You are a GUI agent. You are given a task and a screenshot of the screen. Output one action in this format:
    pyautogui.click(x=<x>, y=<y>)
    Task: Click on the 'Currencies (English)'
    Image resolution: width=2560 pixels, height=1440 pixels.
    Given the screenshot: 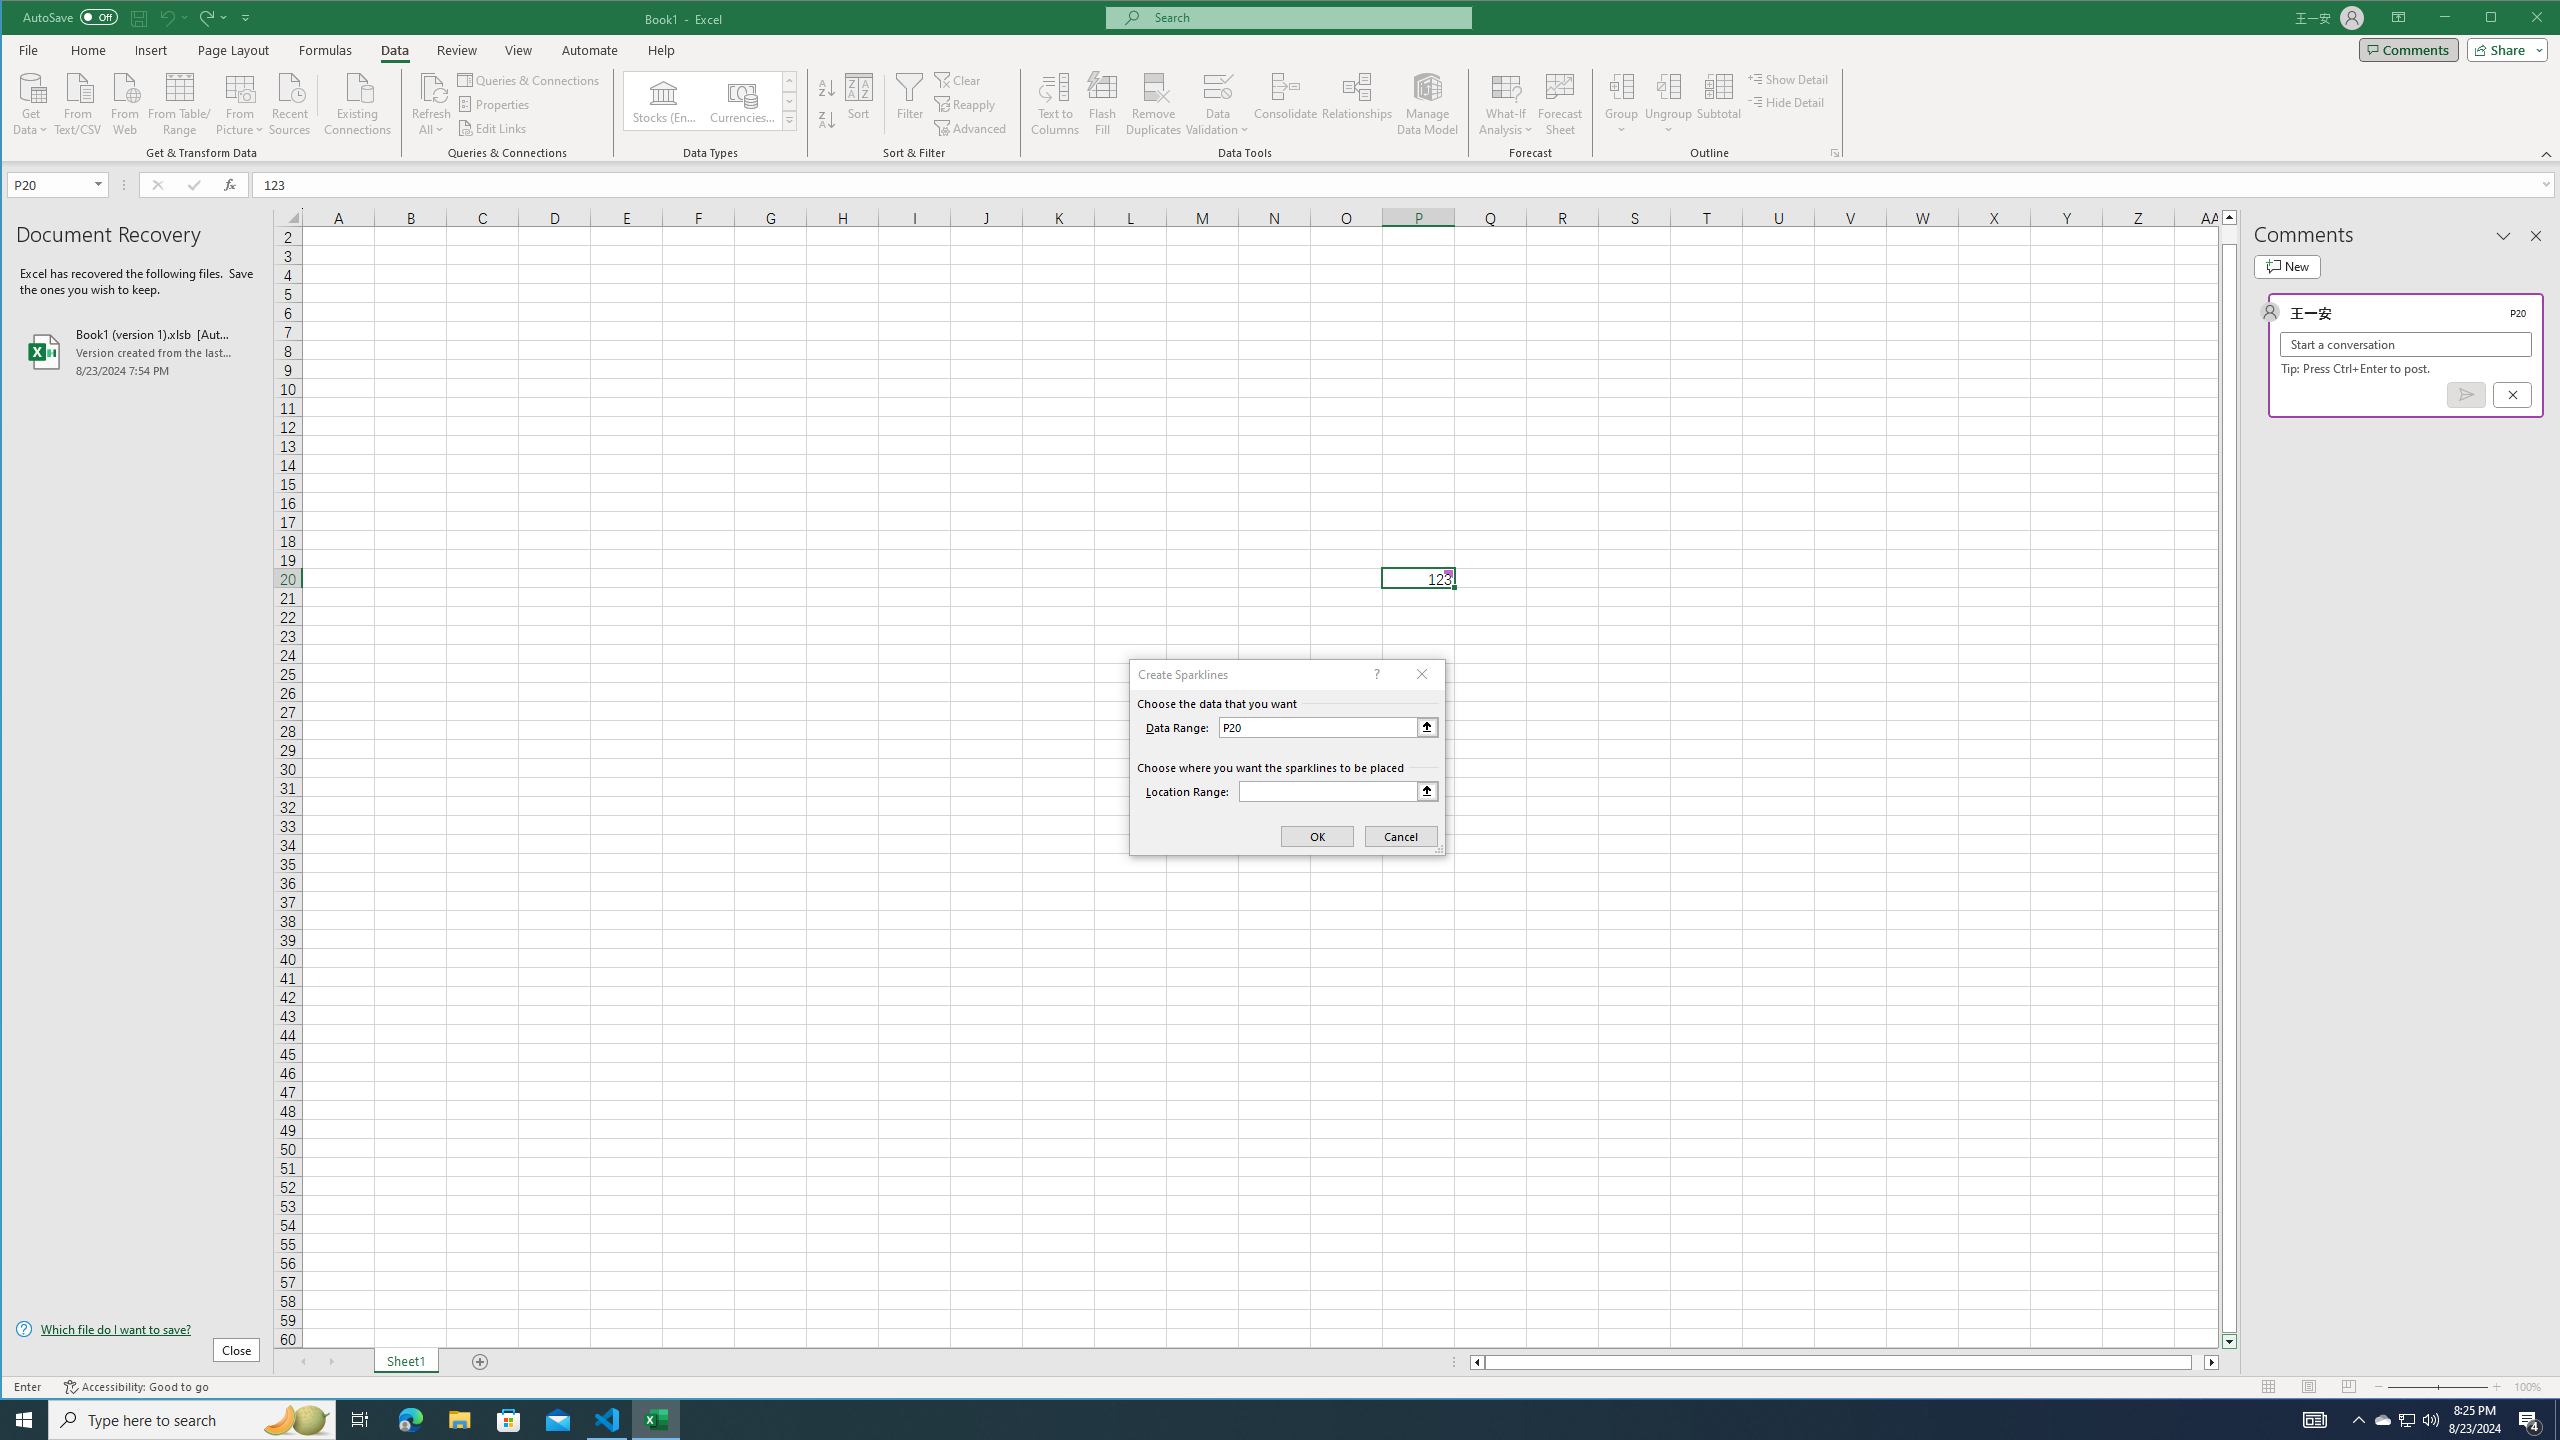 What is the action you would take?
    pyautogui.click(x=741, y=100)
    